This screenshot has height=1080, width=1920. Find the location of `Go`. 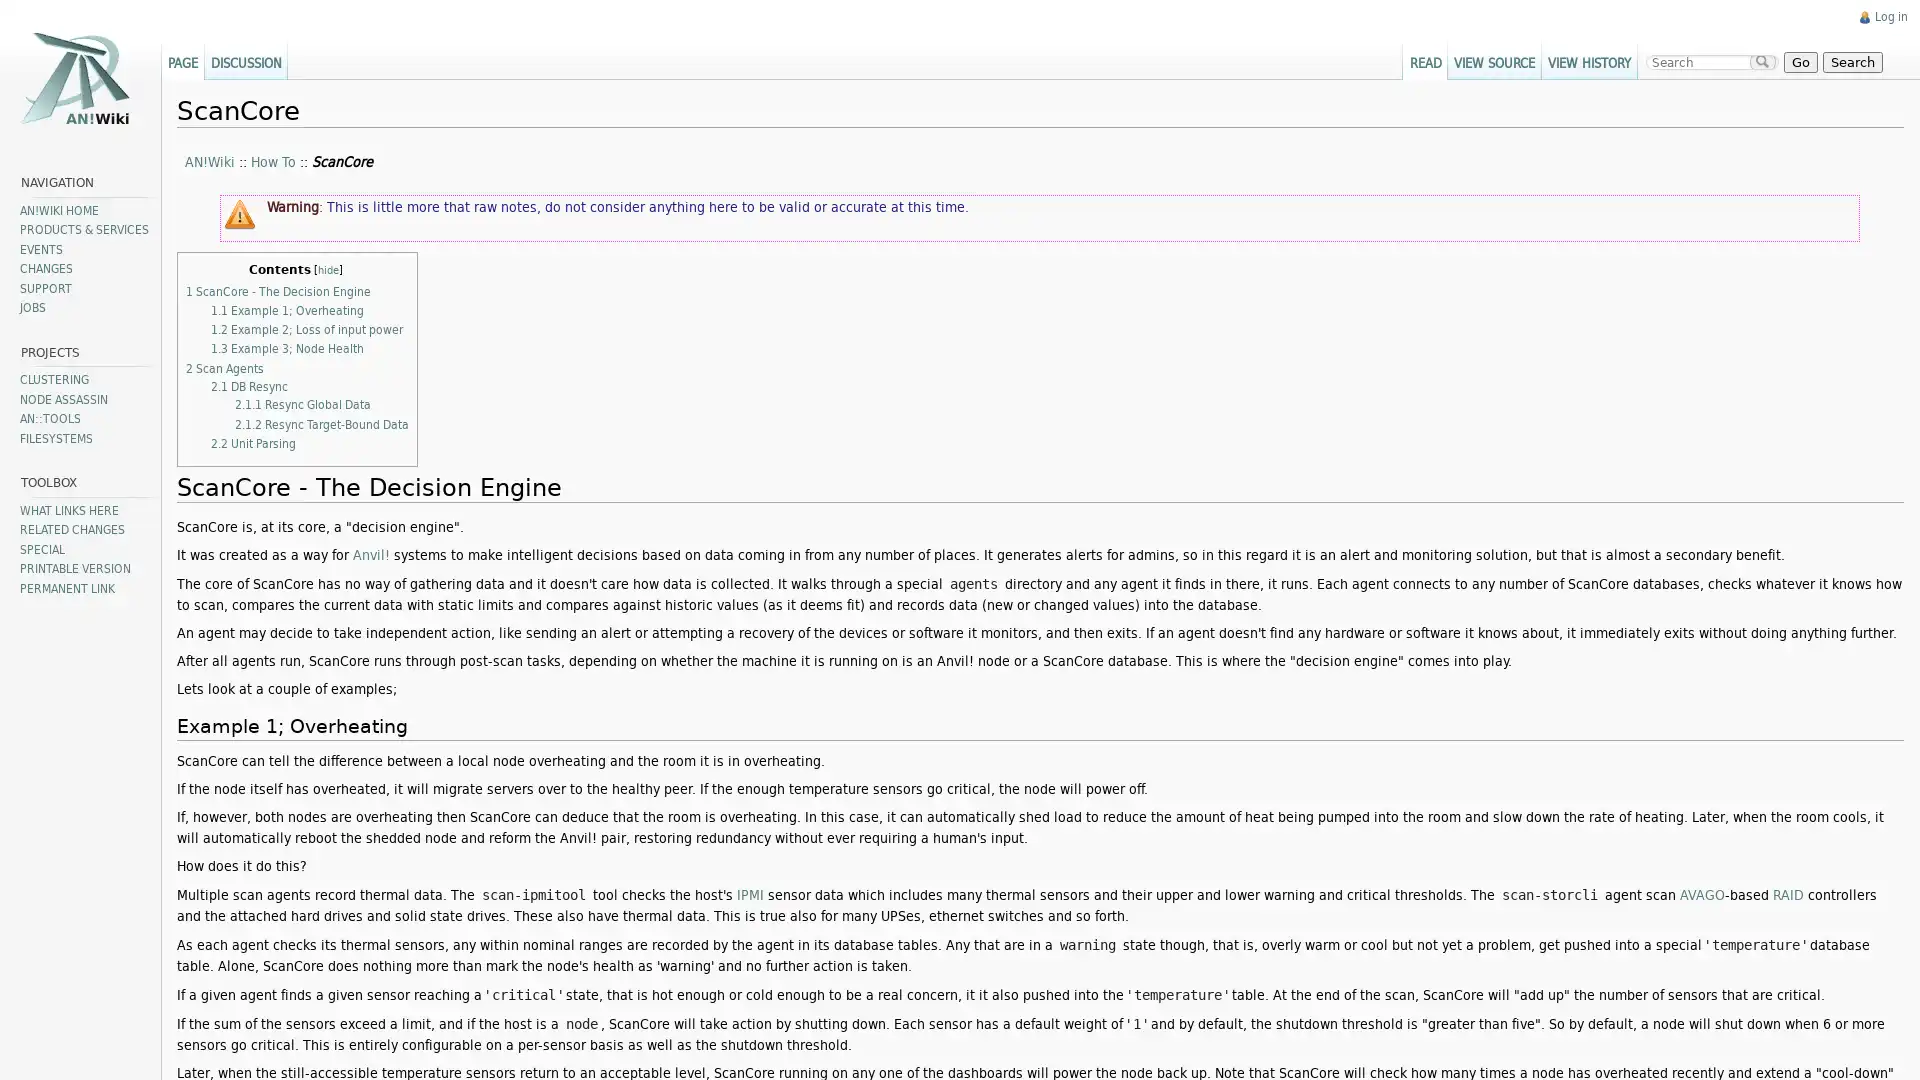

Go is located at coordinates (1793, 60).